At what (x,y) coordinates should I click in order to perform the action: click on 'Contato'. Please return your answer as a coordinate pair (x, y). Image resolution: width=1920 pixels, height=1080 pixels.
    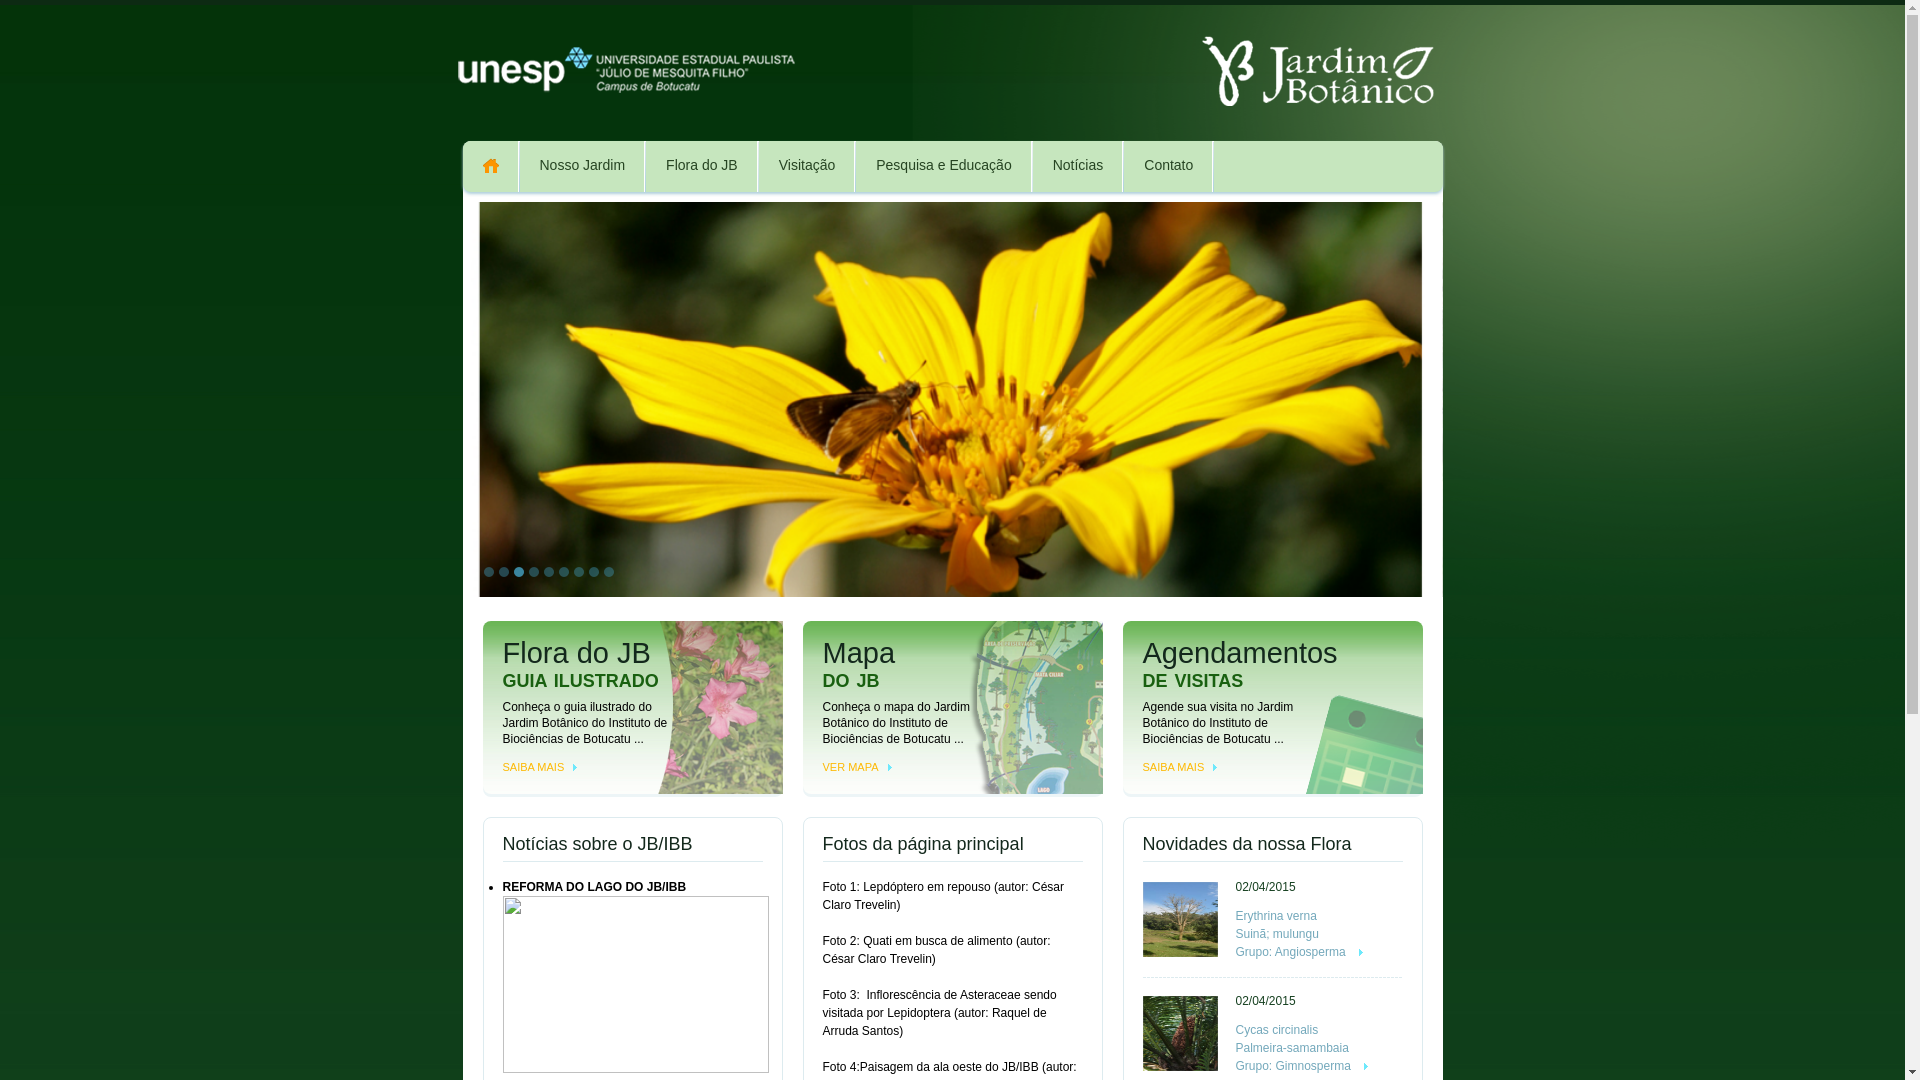
    Looking at the image, I should click on (1169, 165).